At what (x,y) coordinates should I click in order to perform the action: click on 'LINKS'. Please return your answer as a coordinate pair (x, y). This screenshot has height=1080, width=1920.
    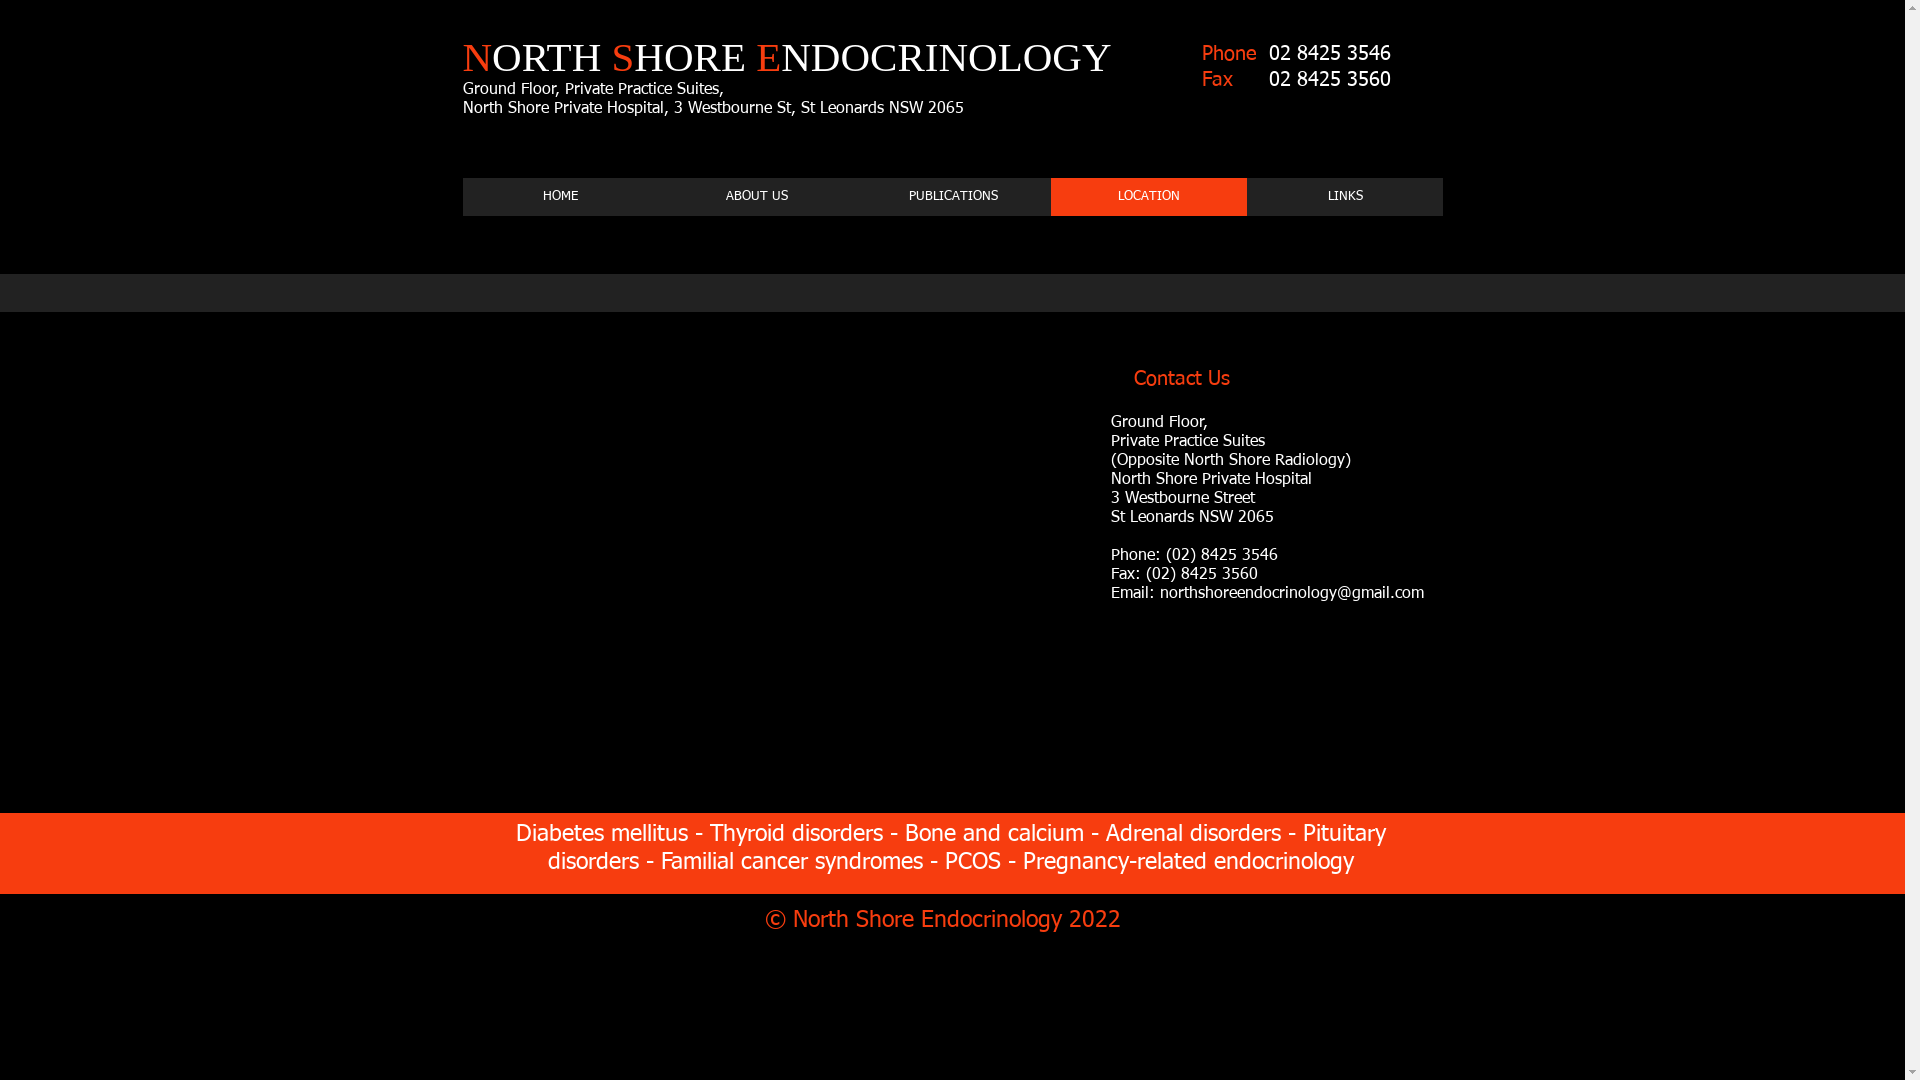
    Looking at the image, I should click on (1344, 196).